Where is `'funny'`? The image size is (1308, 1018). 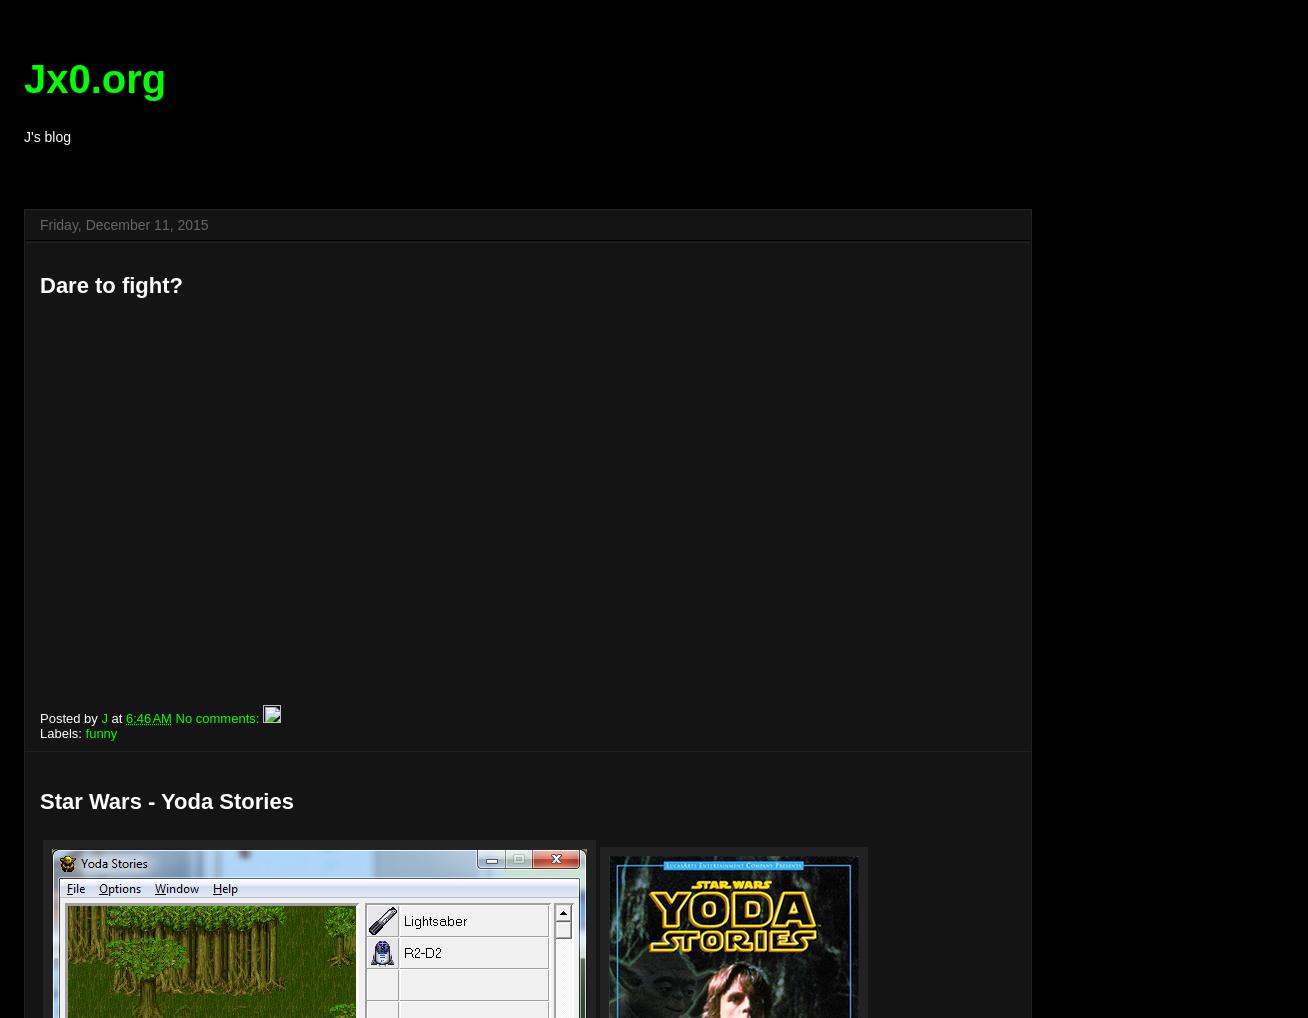
'funny' is located at coordinates (84, 732).